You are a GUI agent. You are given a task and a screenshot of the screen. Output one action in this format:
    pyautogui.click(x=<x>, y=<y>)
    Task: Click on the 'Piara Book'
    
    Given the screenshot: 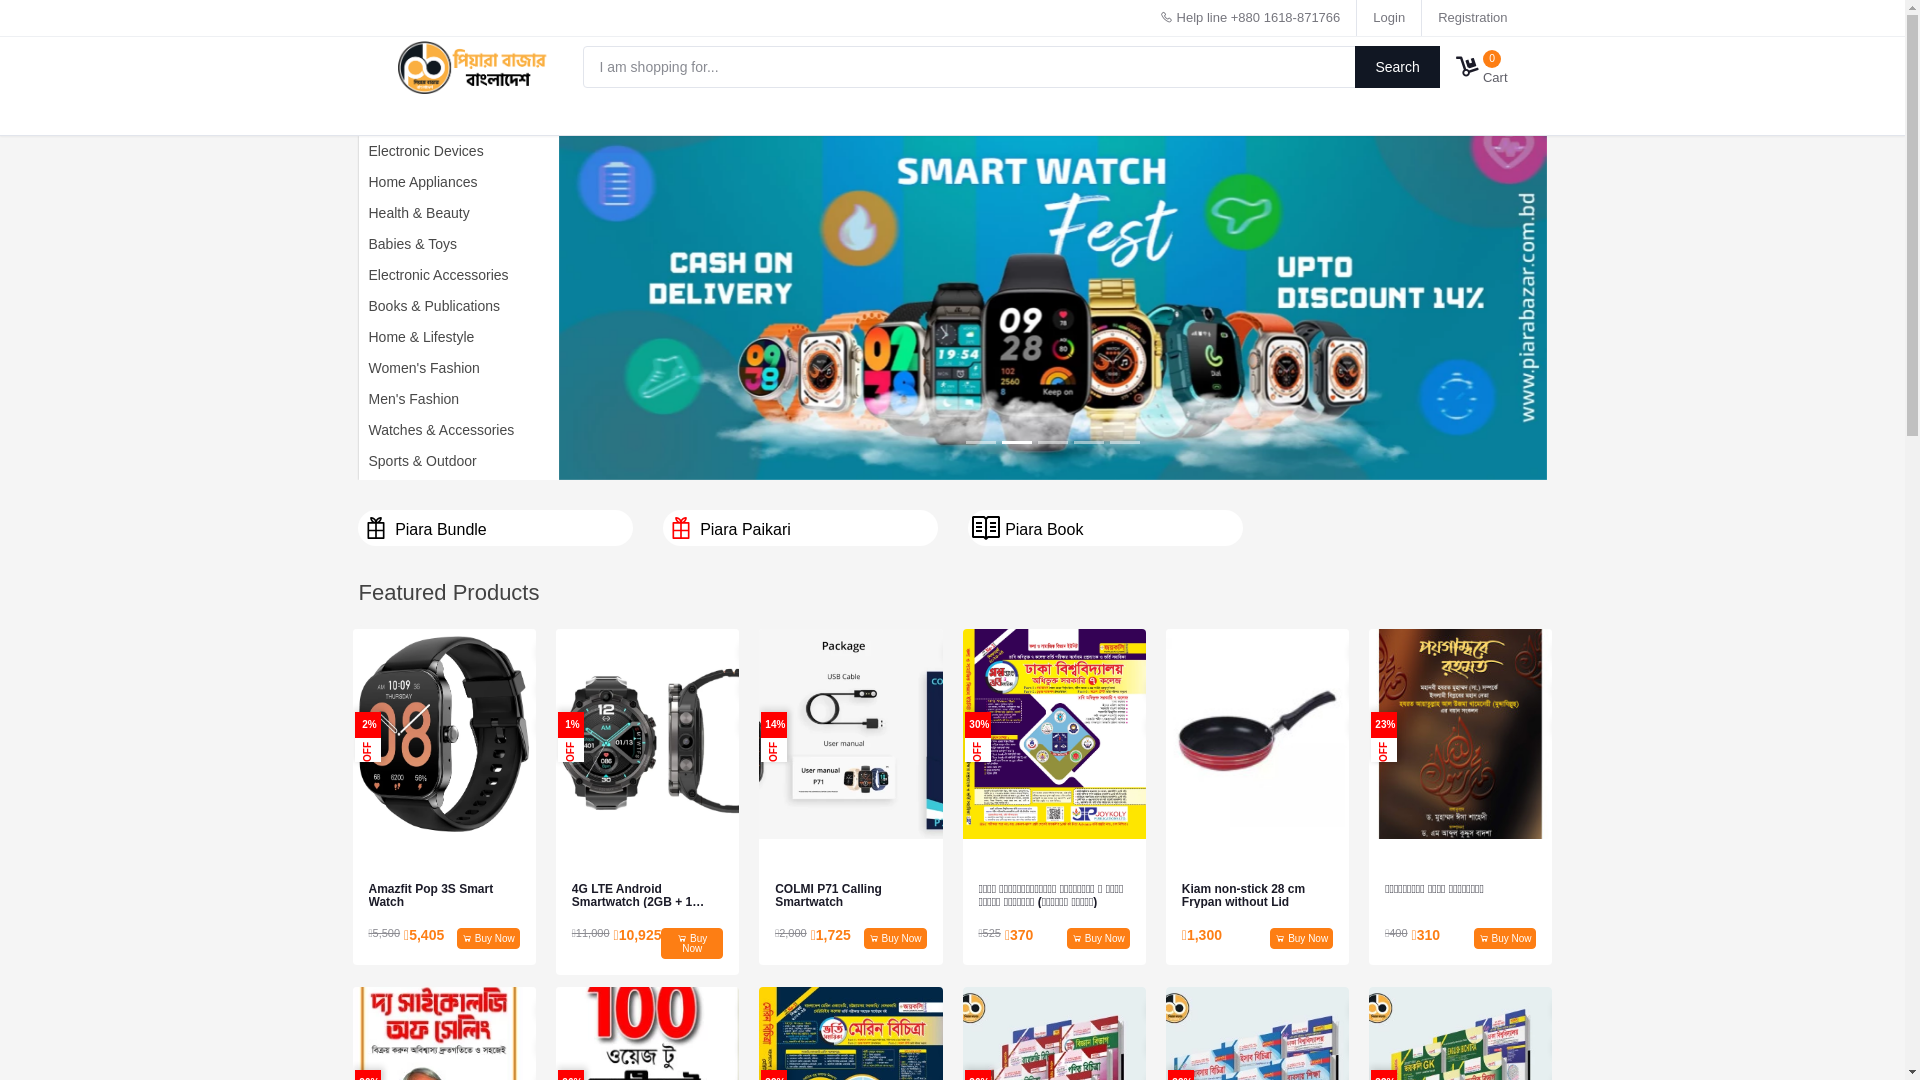 What is the action you would take?
    pyautogui.click(x=1104, y=527)
    